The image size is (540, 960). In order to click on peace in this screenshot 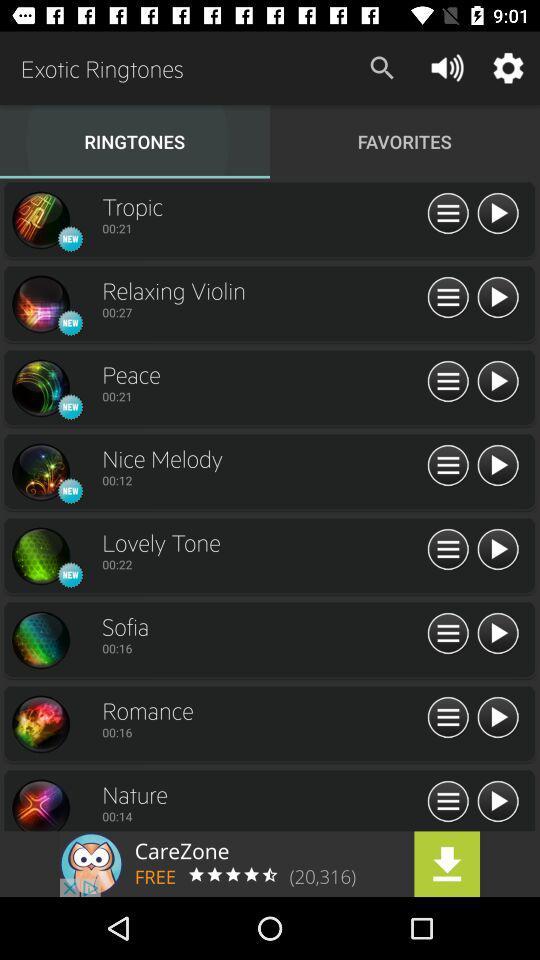, I will do `click(40, 387)`.